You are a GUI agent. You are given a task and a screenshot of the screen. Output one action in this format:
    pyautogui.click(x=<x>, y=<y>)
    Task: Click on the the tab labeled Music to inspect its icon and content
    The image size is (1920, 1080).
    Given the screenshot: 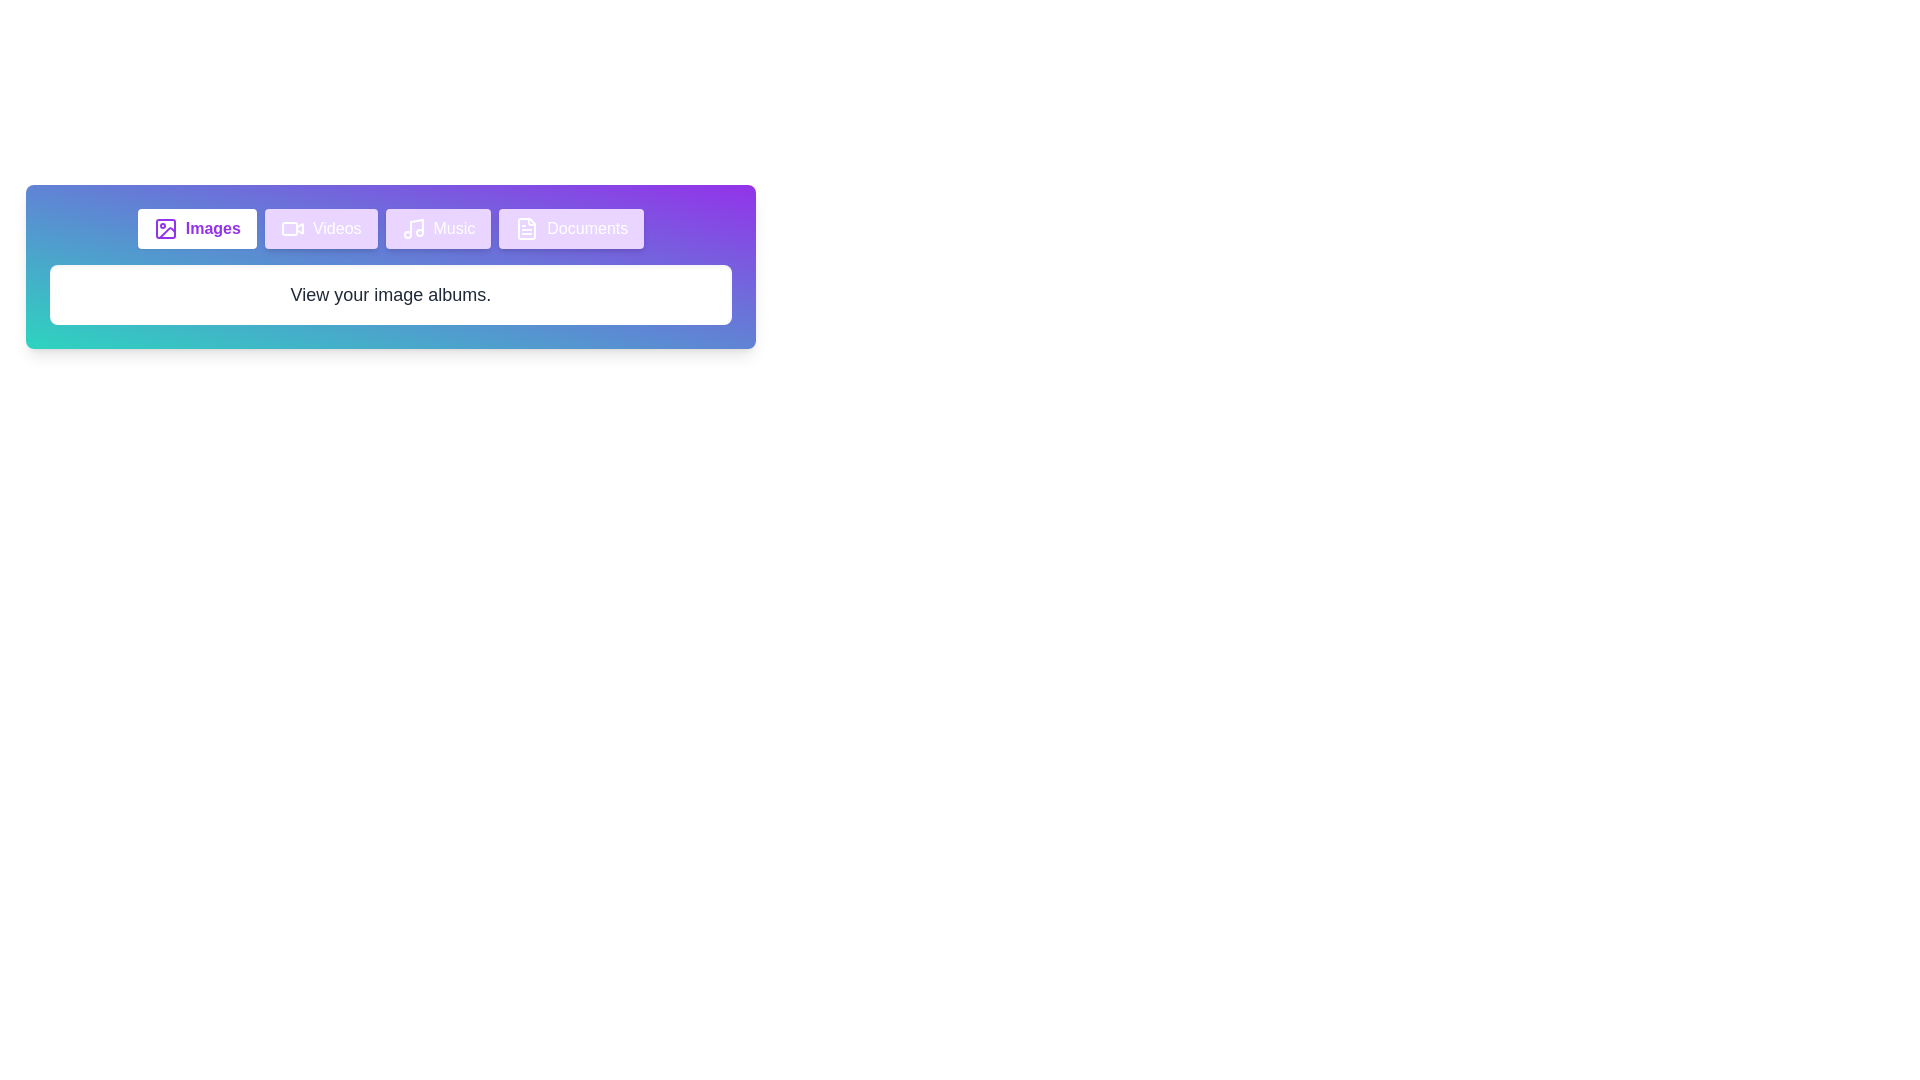 What is the action you would take?
    pyautogui.click(x=437, y=227)
    